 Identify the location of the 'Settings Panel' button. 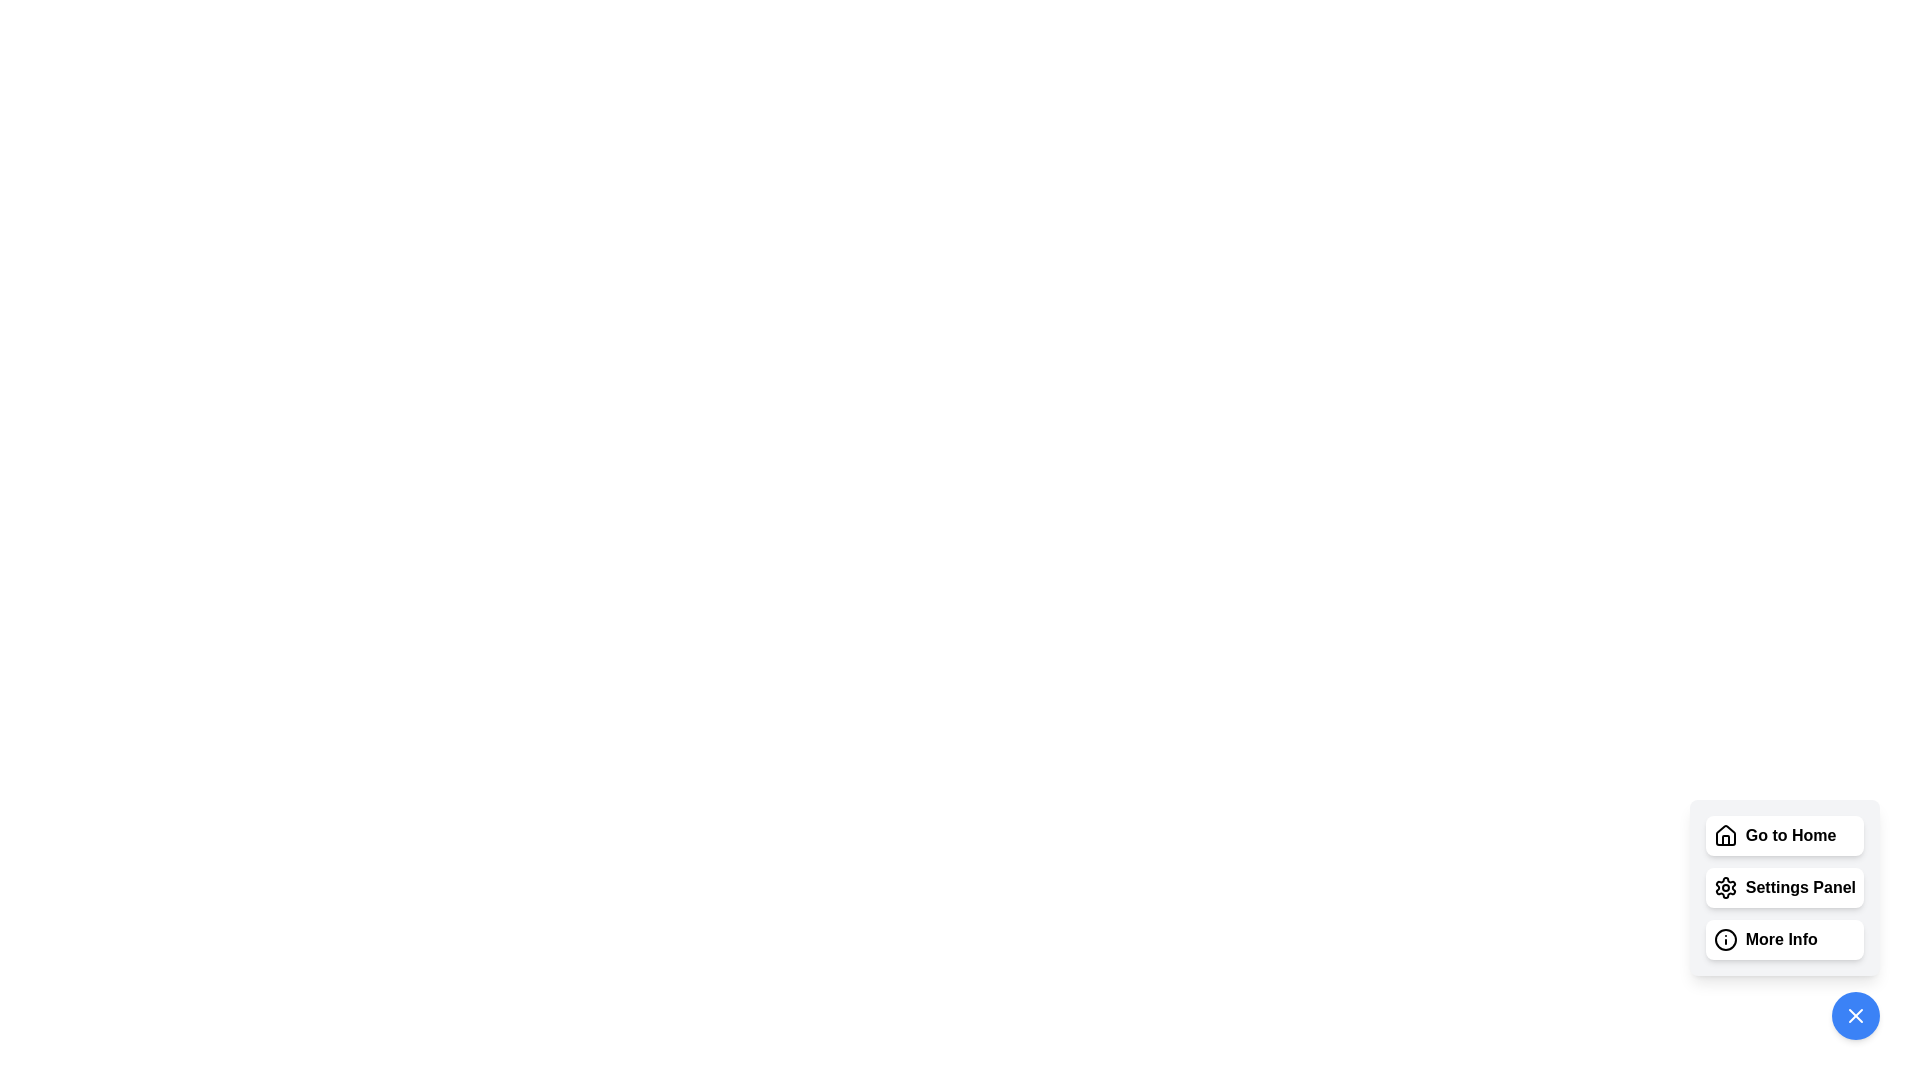
(1784, 886).